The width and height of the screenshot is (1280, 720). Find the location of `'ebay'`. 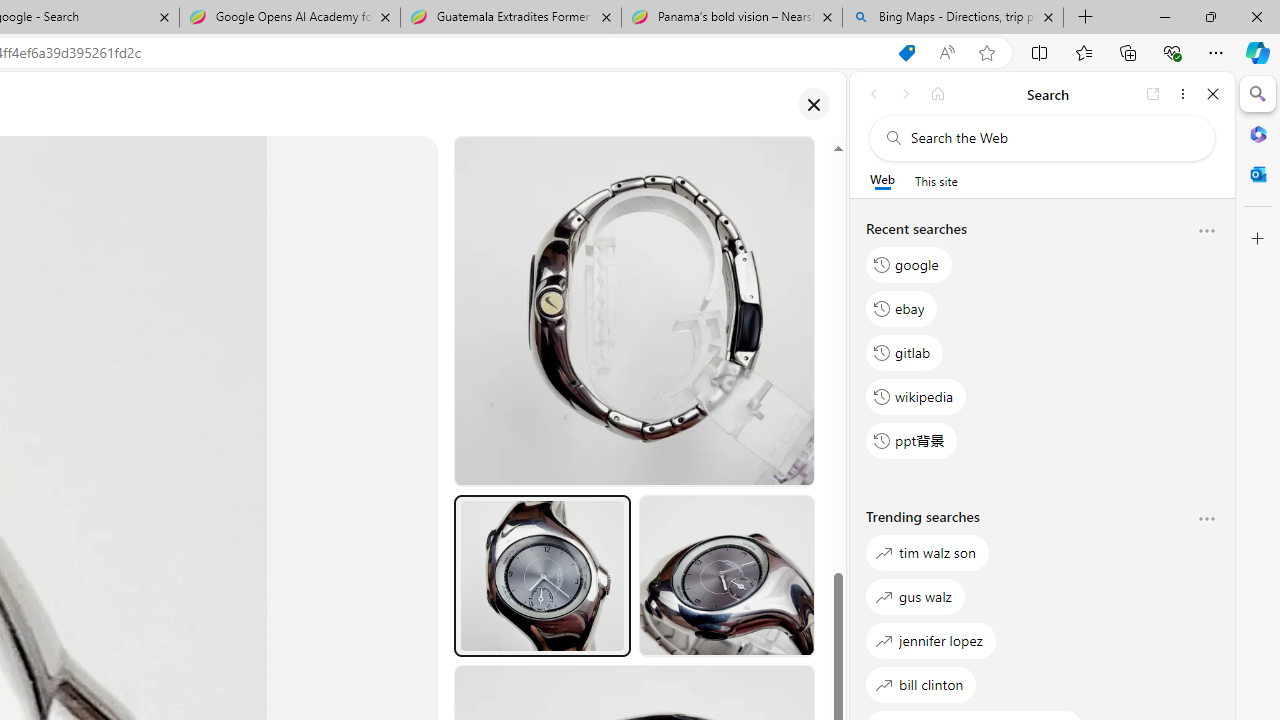

'ebay' is located at coordinates (901, 308).